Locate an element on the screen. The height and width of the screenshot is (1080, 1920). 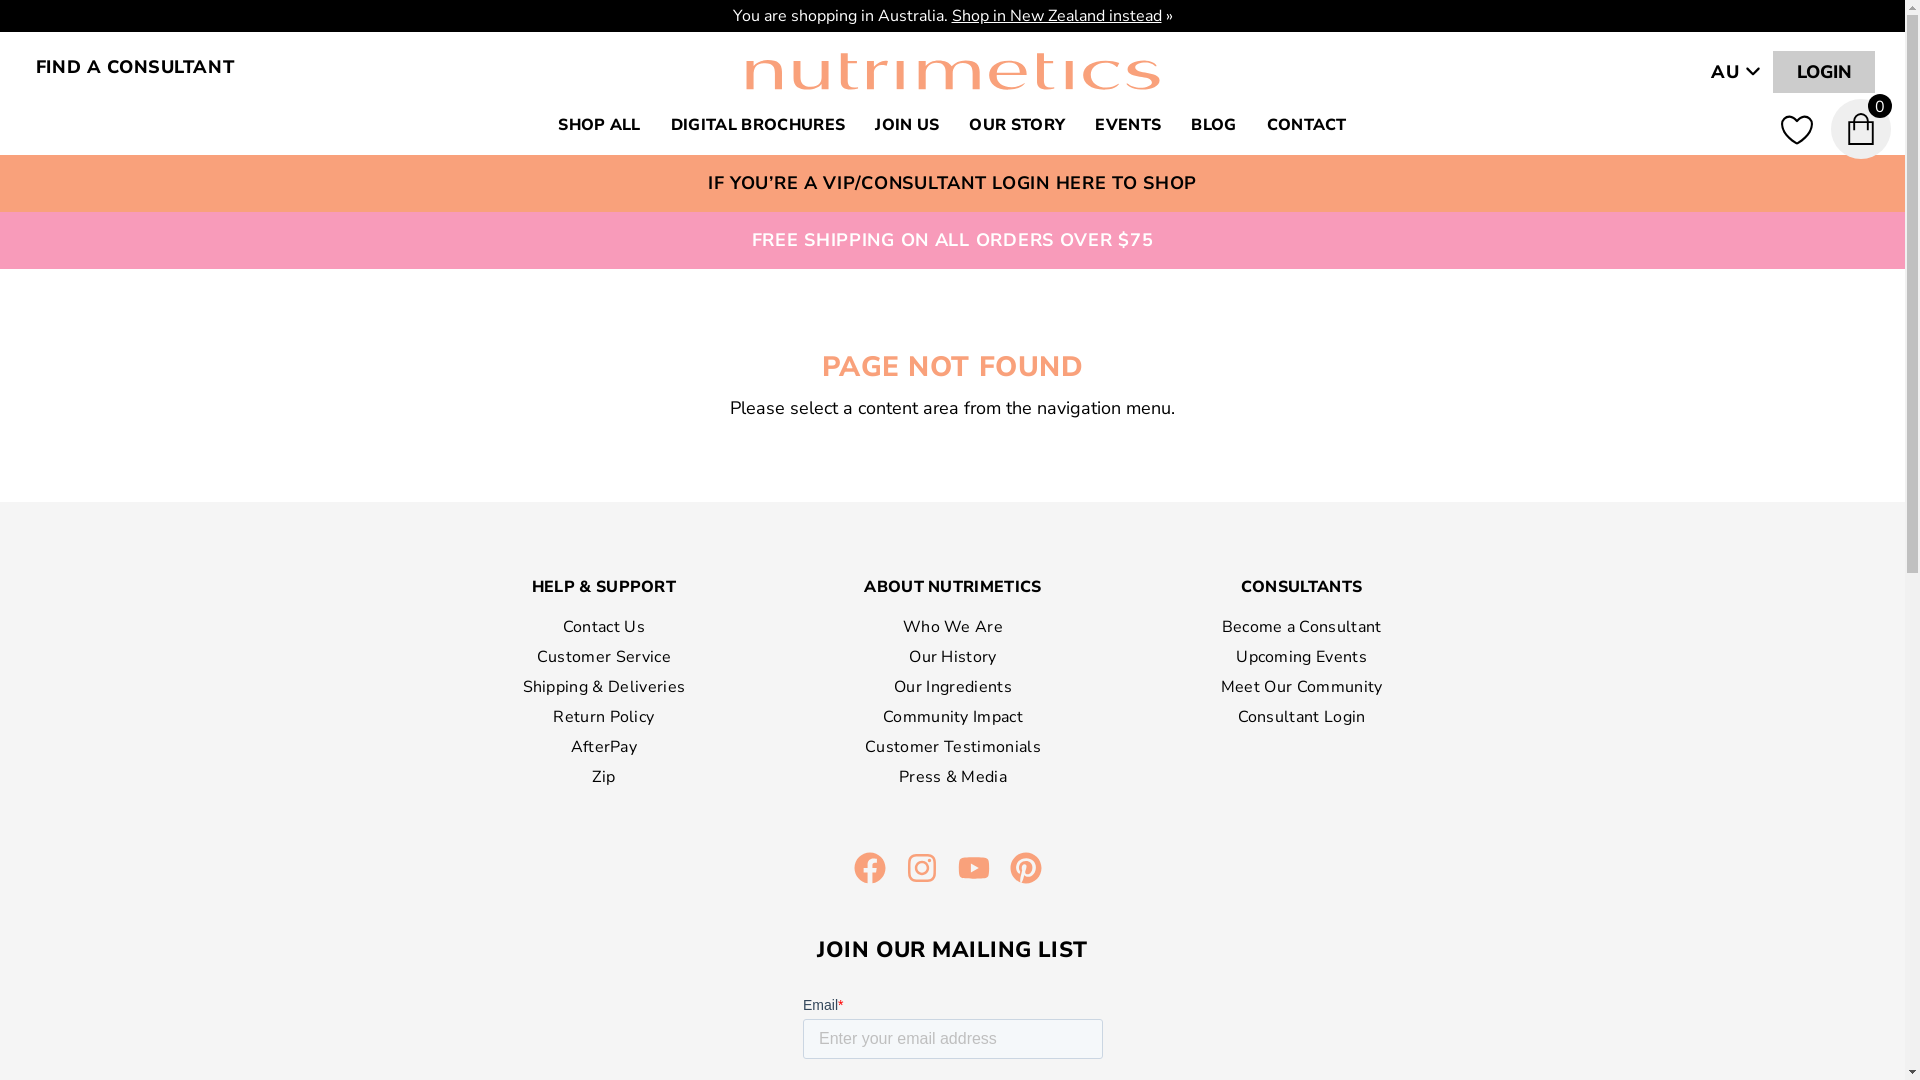
'Community Impact' is located at coordinates (951, 716).